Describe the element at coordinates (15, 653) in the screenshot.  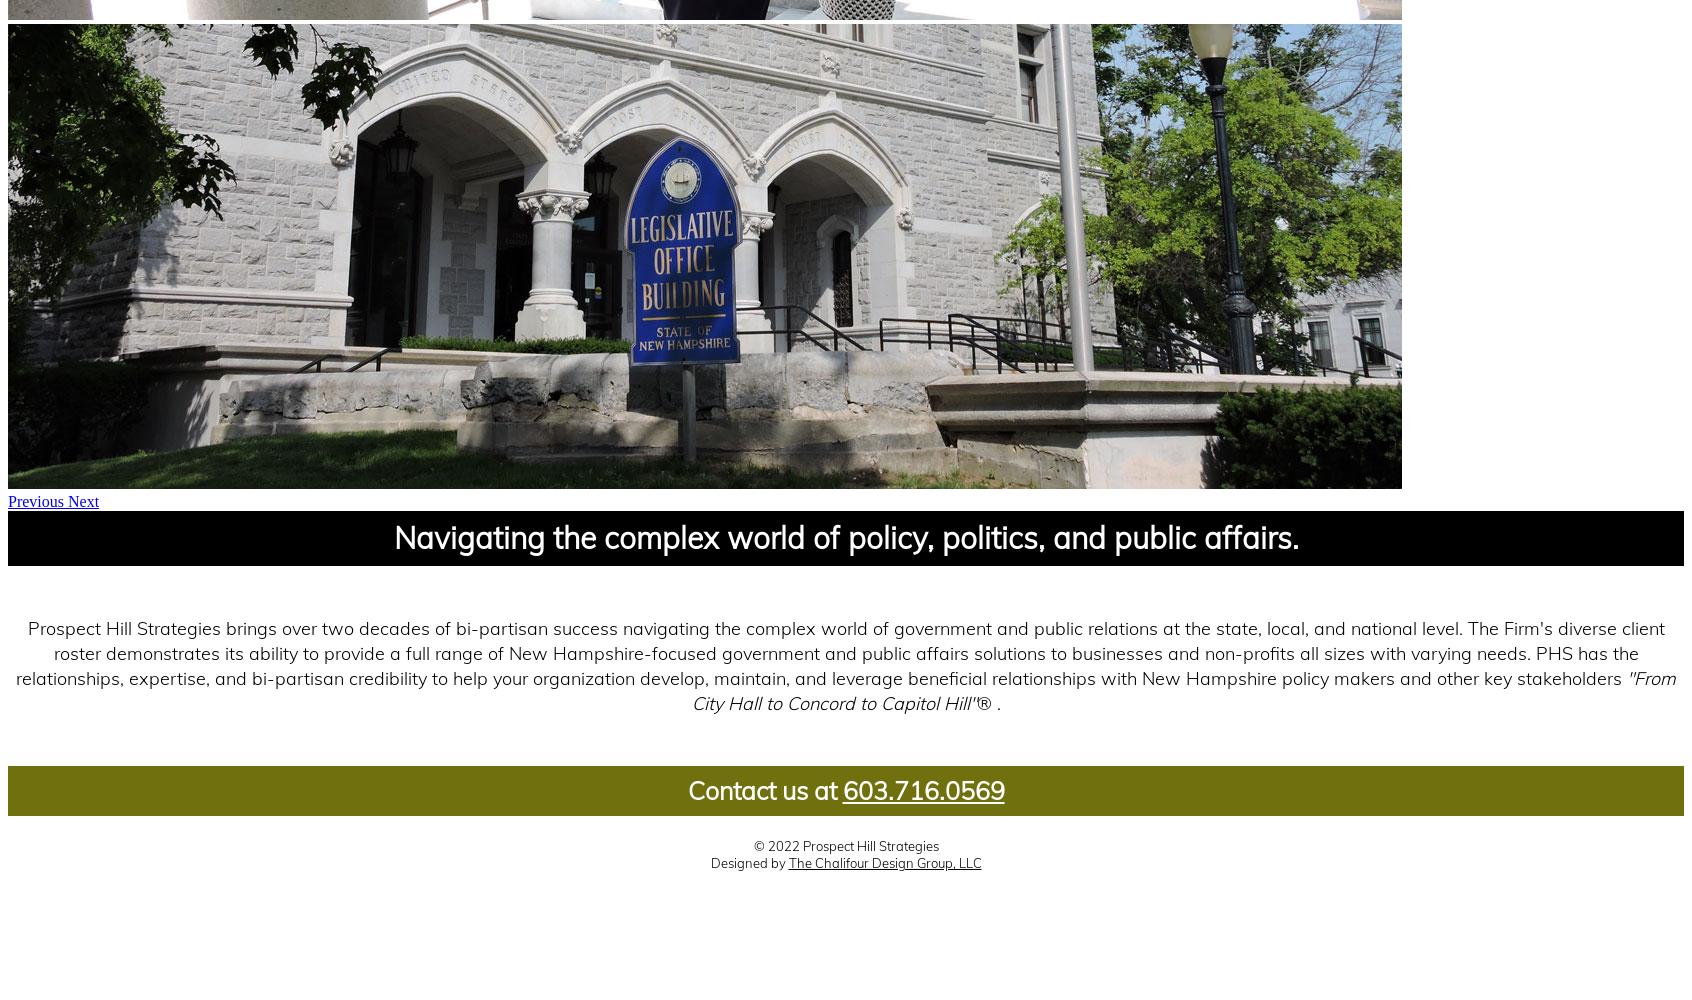
I see `'Prospect Hill Strategies brings over two decades of bi-partisan success navigating the complex world of government and public relations at the state, local, and national level.  The Firm's diverse client roster demonstrates its ability to provide a full range of New Hampshire-focused government and public affairs solutions to businesses and non-profits all sizes with varying needs.  PHS has the relationships, expertise, and bi-partisan credibility to help your organization develop, maintain, and leverage beneficial relationships with New Hampshire policy makers and other key stakeholders'` at that location.